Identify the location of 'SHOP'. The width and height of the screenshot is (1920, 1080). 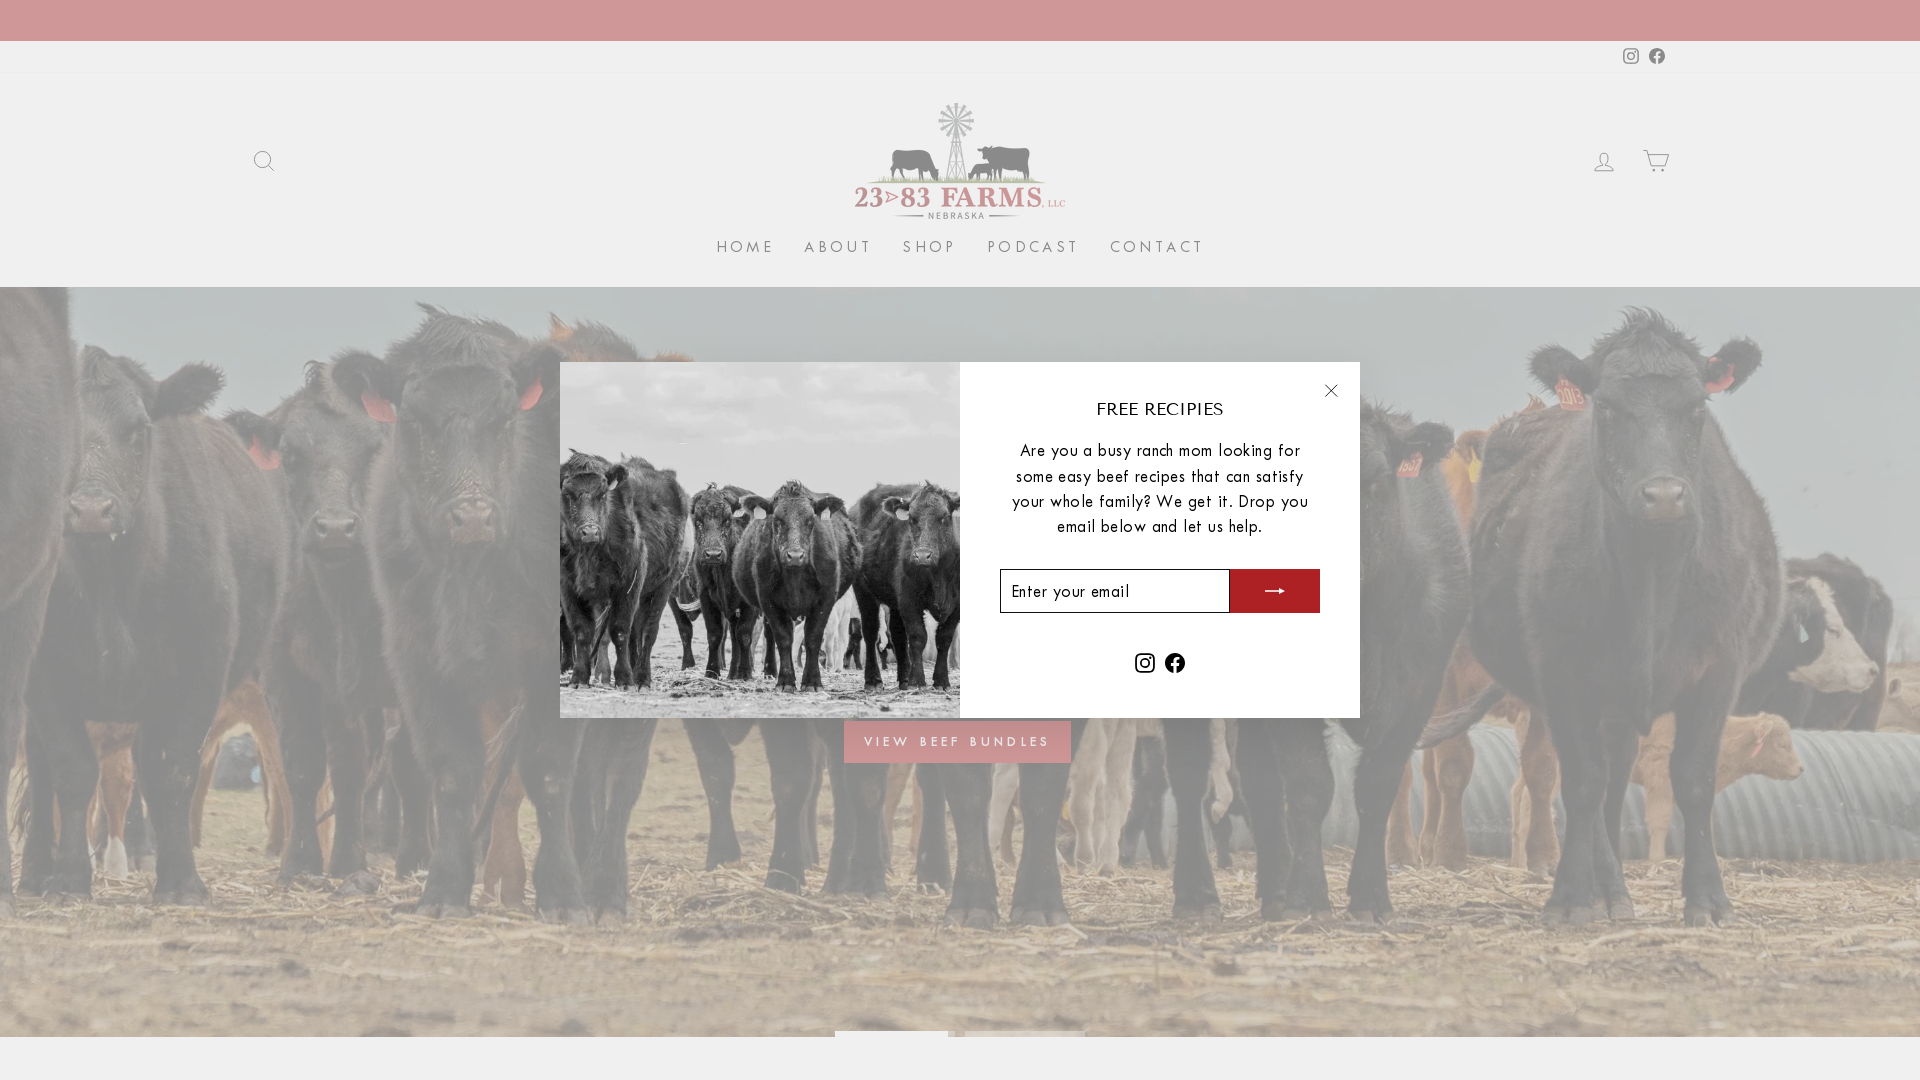
(928, 246).